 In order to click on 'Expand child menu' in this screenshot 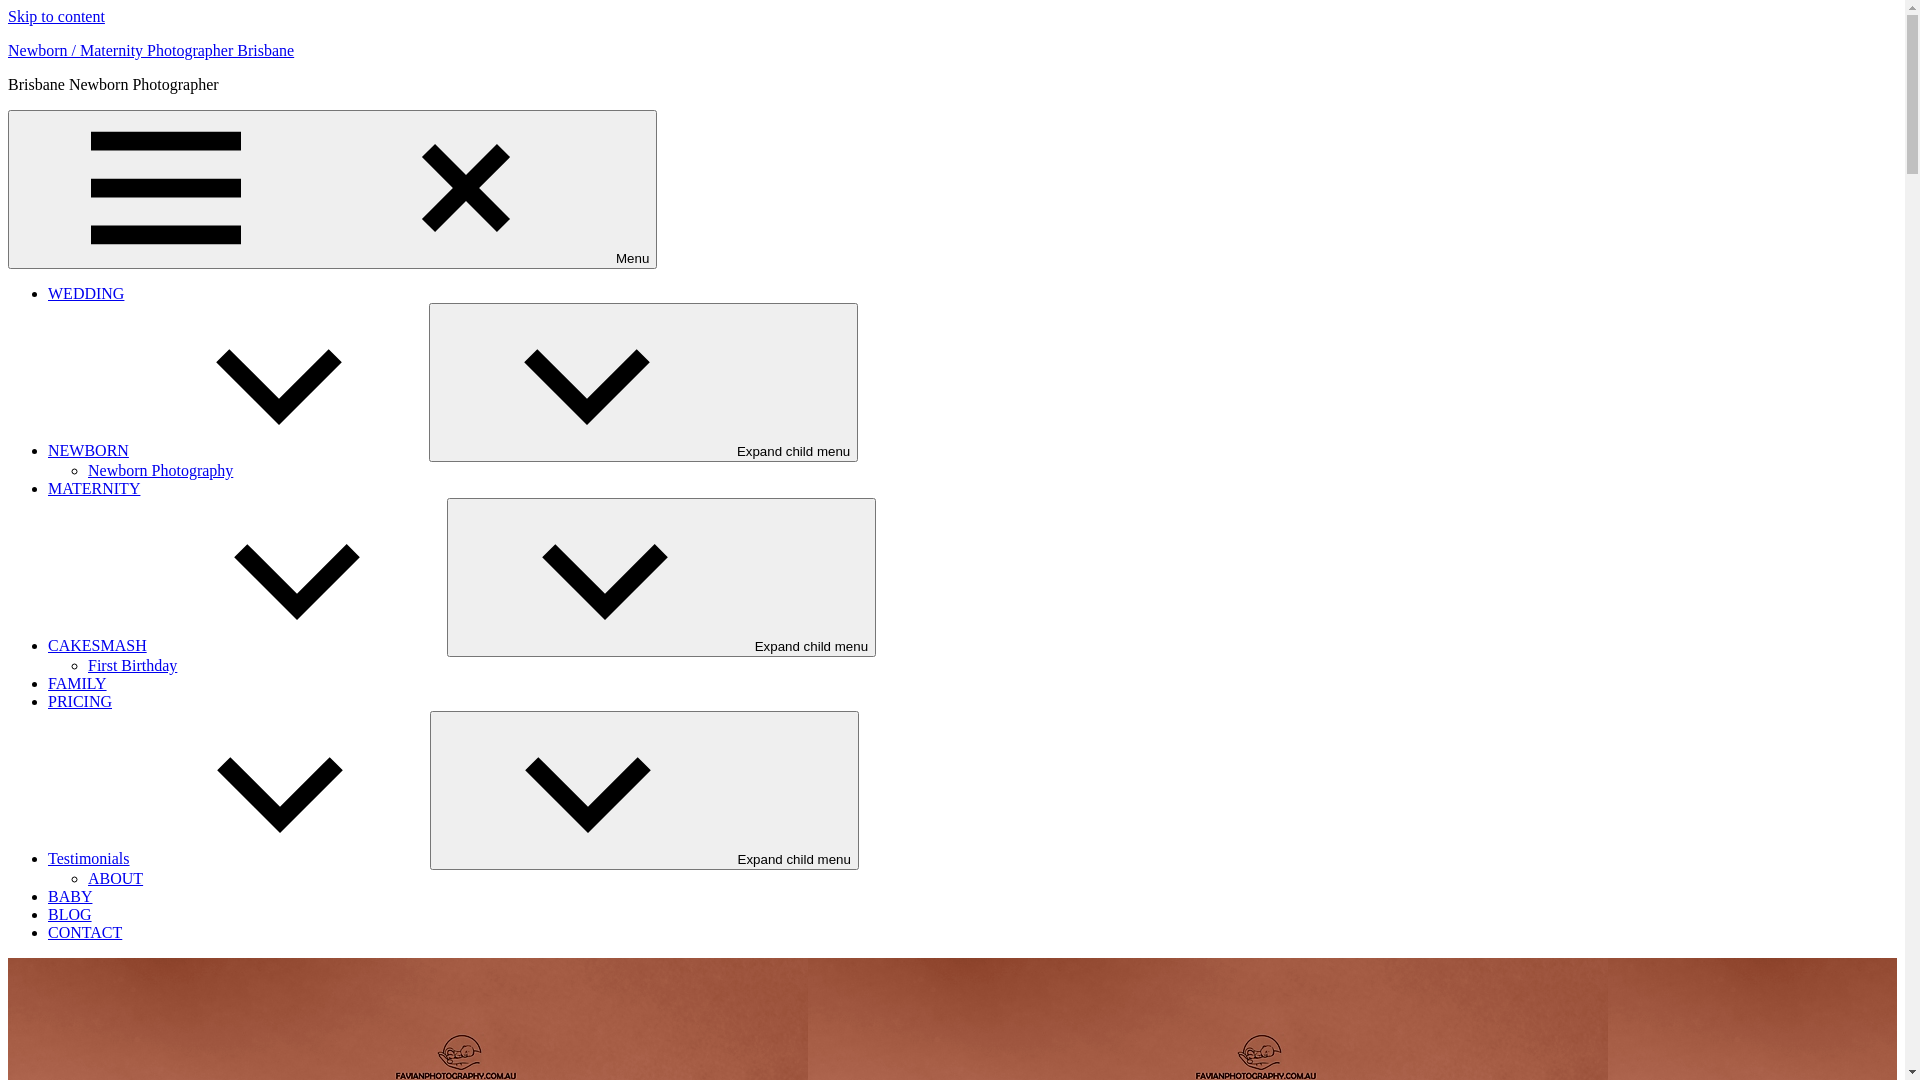, I will do `click(643, 382)`.